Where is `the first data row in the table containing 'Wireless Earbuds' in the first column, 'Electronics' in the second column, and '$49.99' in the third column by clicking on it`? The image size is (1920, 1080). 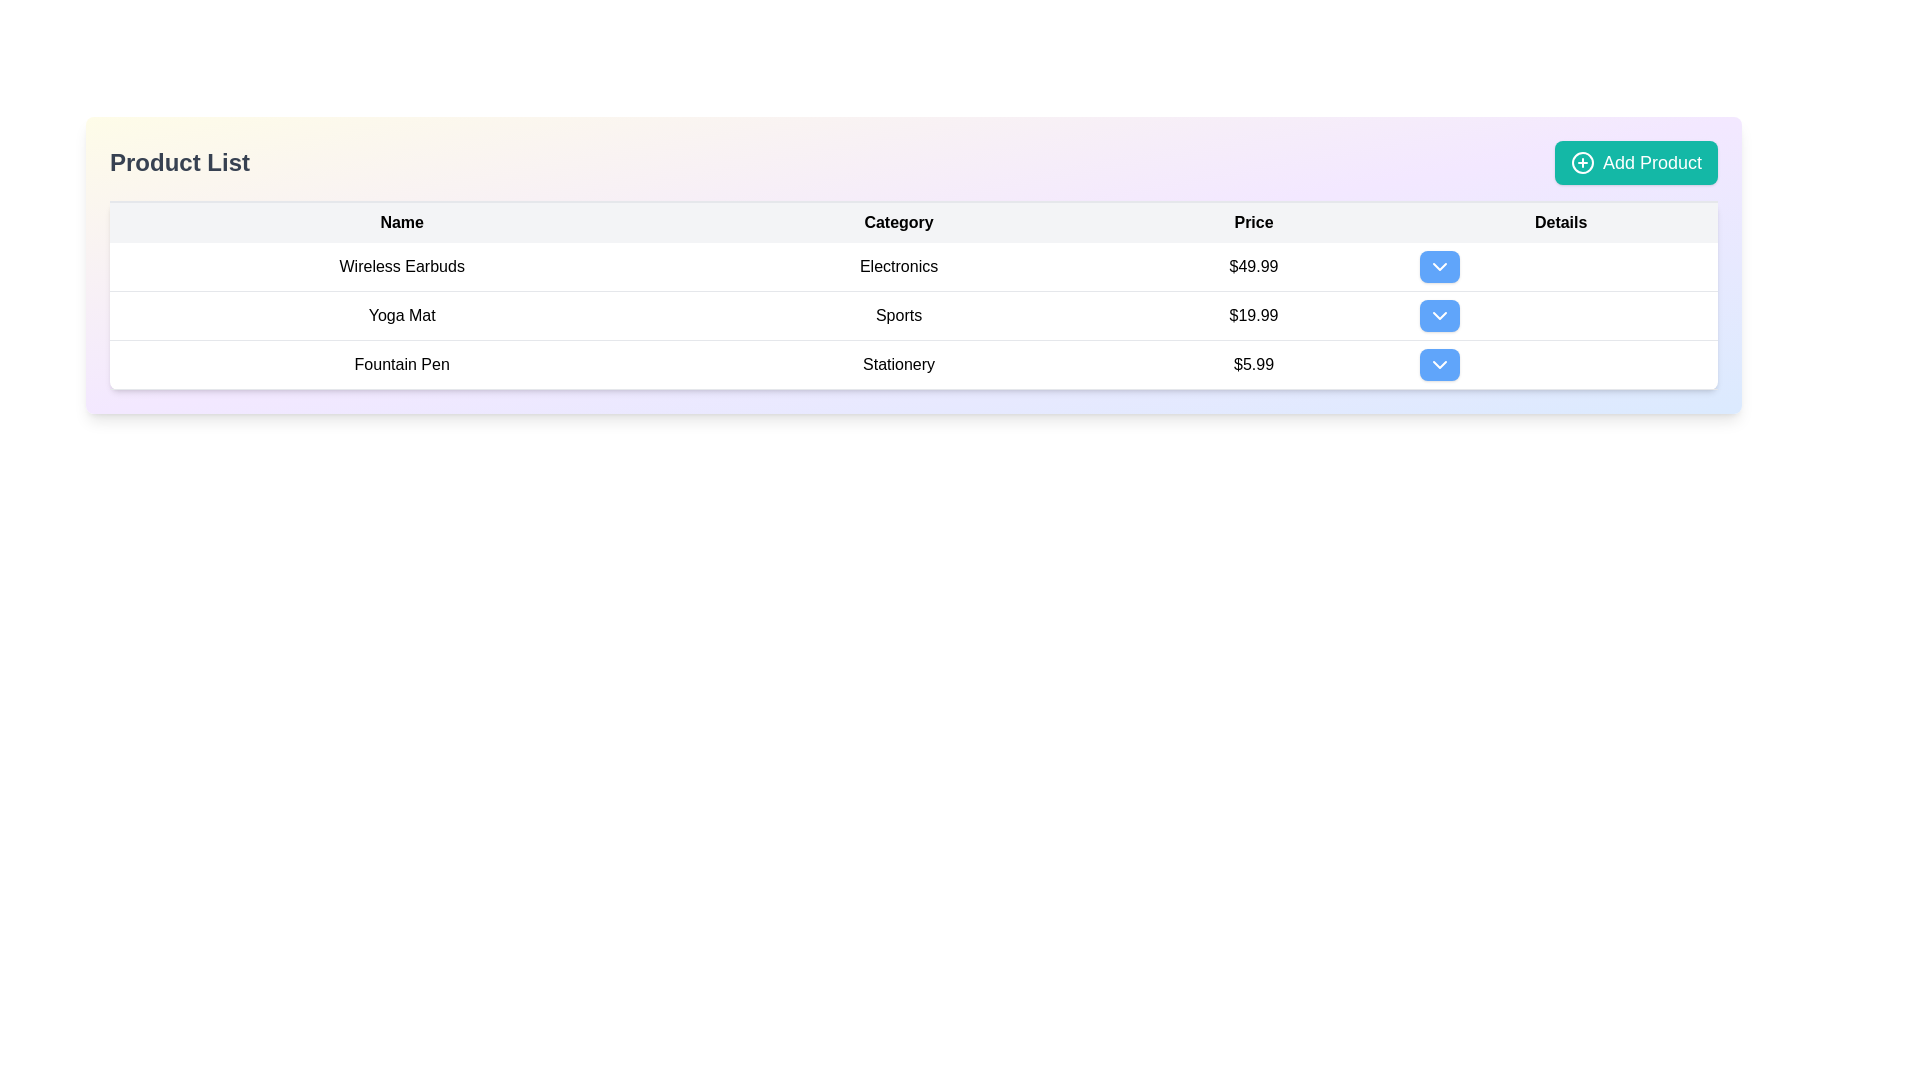
the first data row in the table containing 'Wireless Earbuds' in the first column, 'Electronics' in the second column, and '$49.99' in the third column by clicking on it is located at coordinates (912, 265).